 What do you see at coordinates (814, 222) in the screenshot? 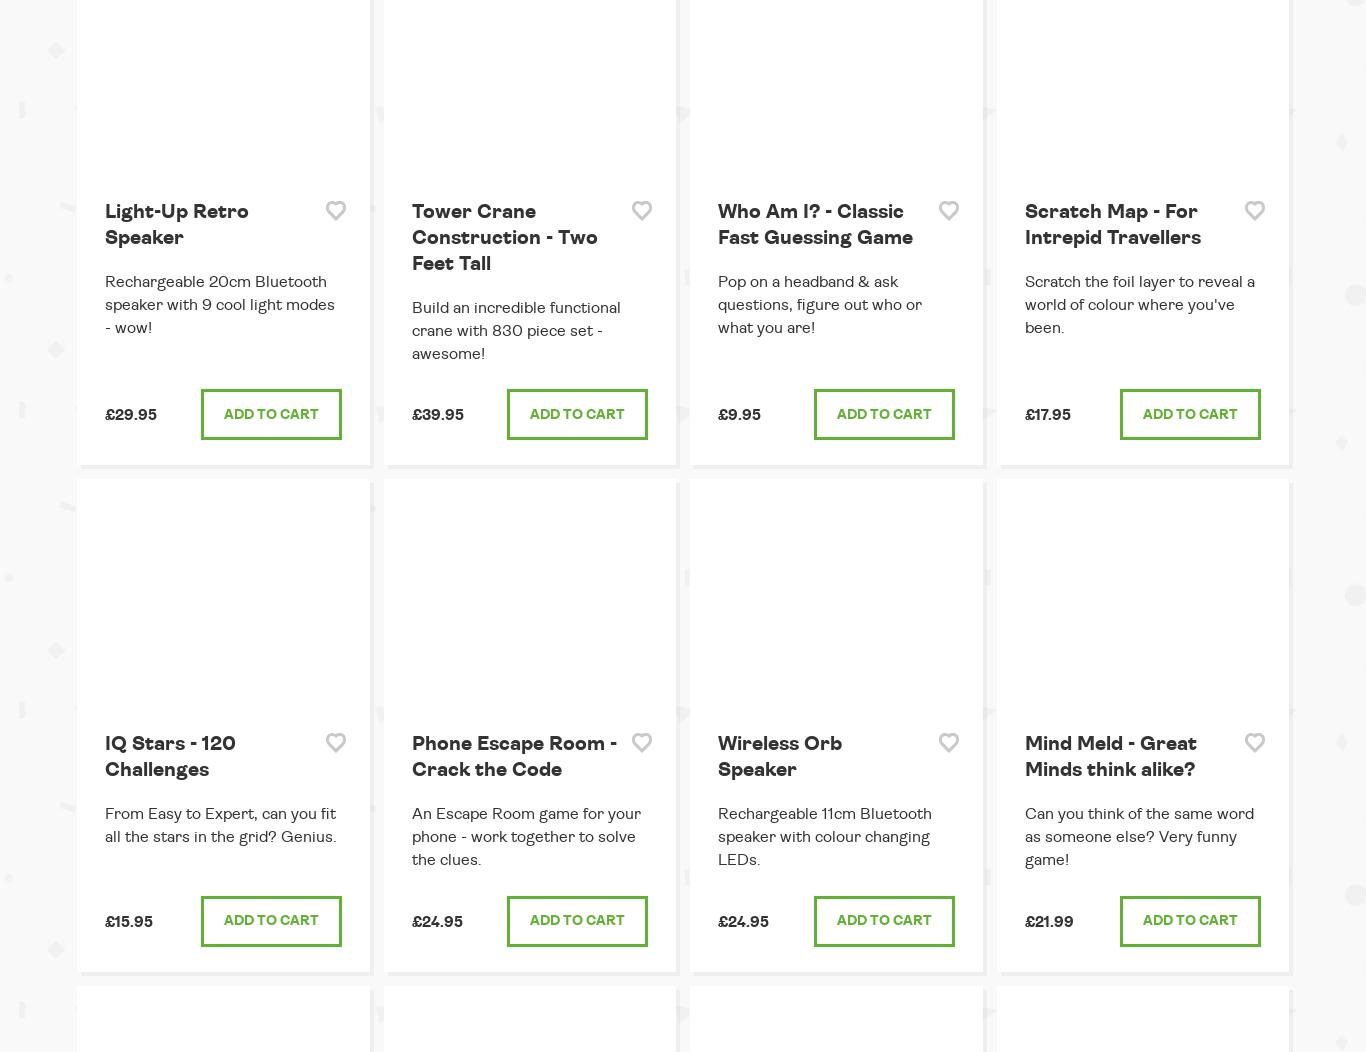
I see `'Who Am I? - Classic Fast Guessing Game'` at bounding box center [814, 222].